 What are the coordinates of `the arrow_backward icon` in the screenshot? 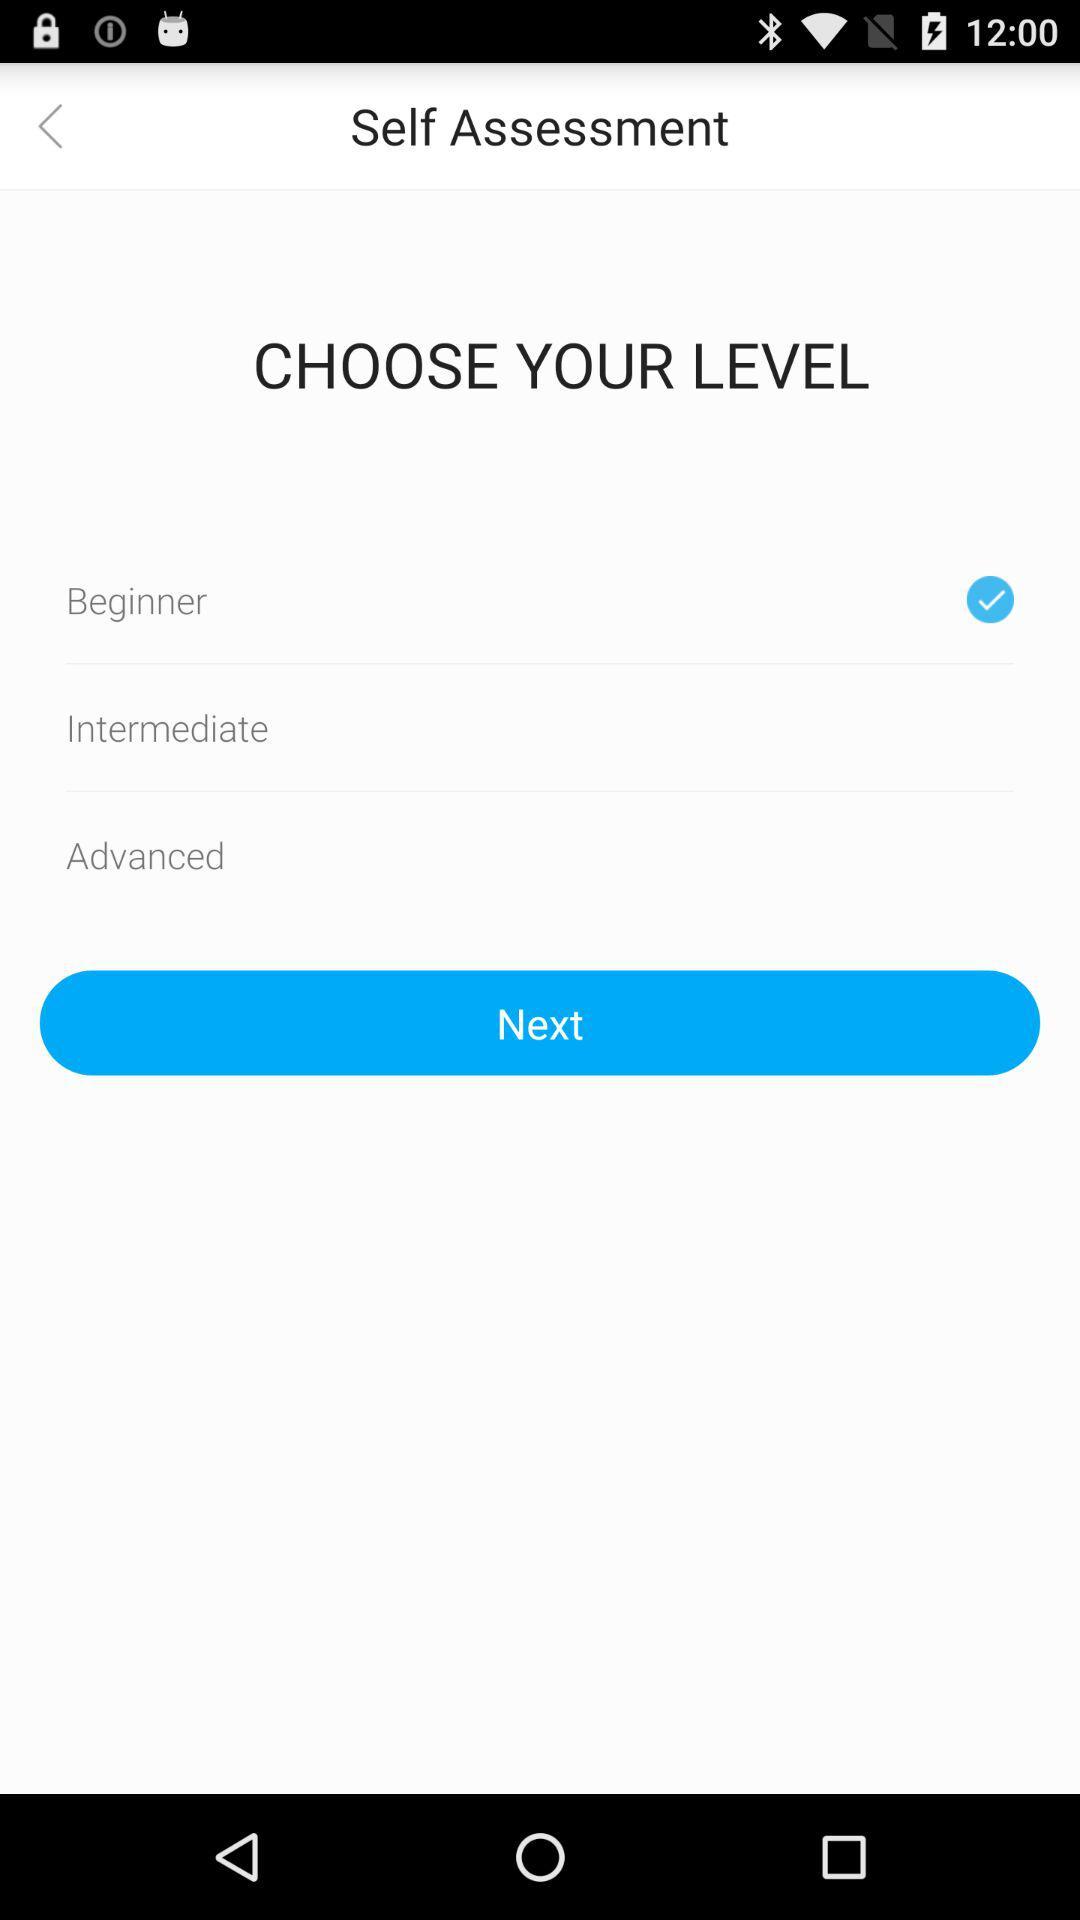 It's located at (61, 133).